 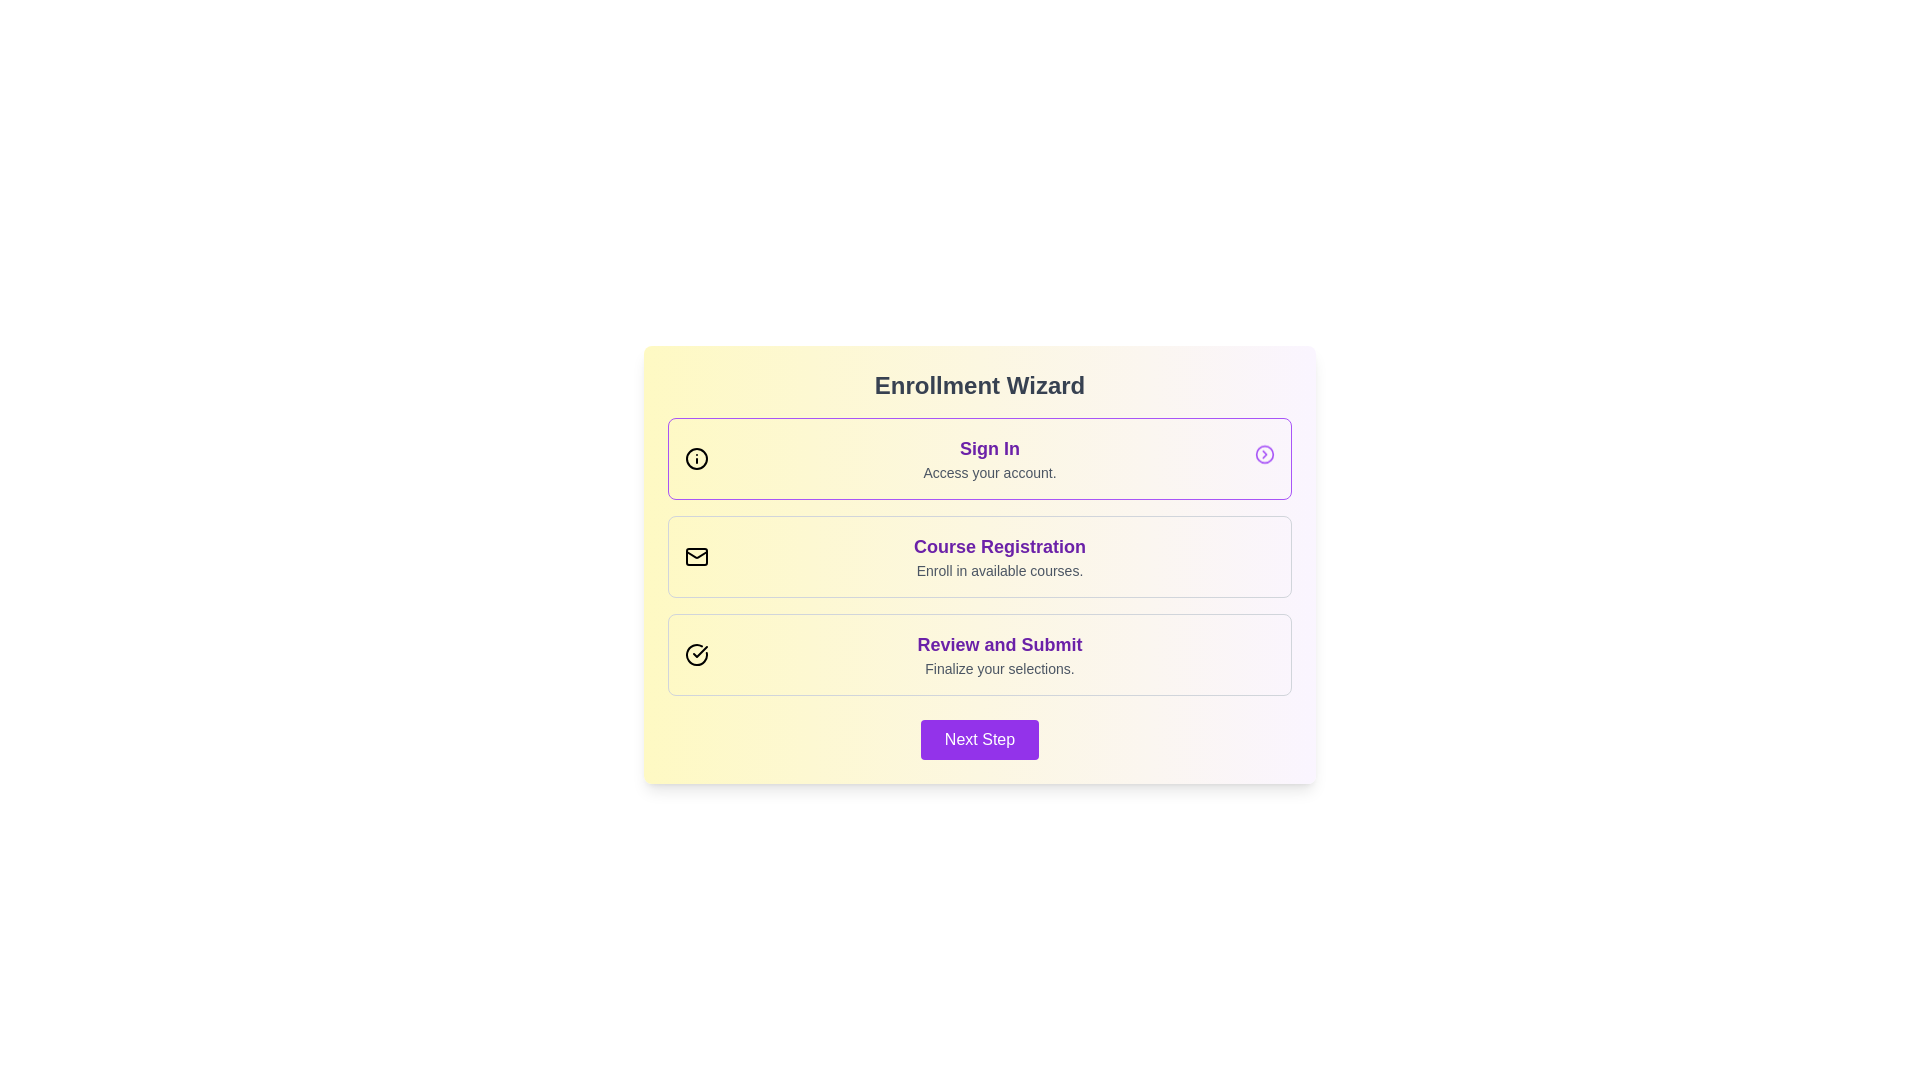 I want to click on the 'Next Step' button located at the center of the informational and interactive enrollment card to proceed with the enrollment process, so click(x=979, y=564).